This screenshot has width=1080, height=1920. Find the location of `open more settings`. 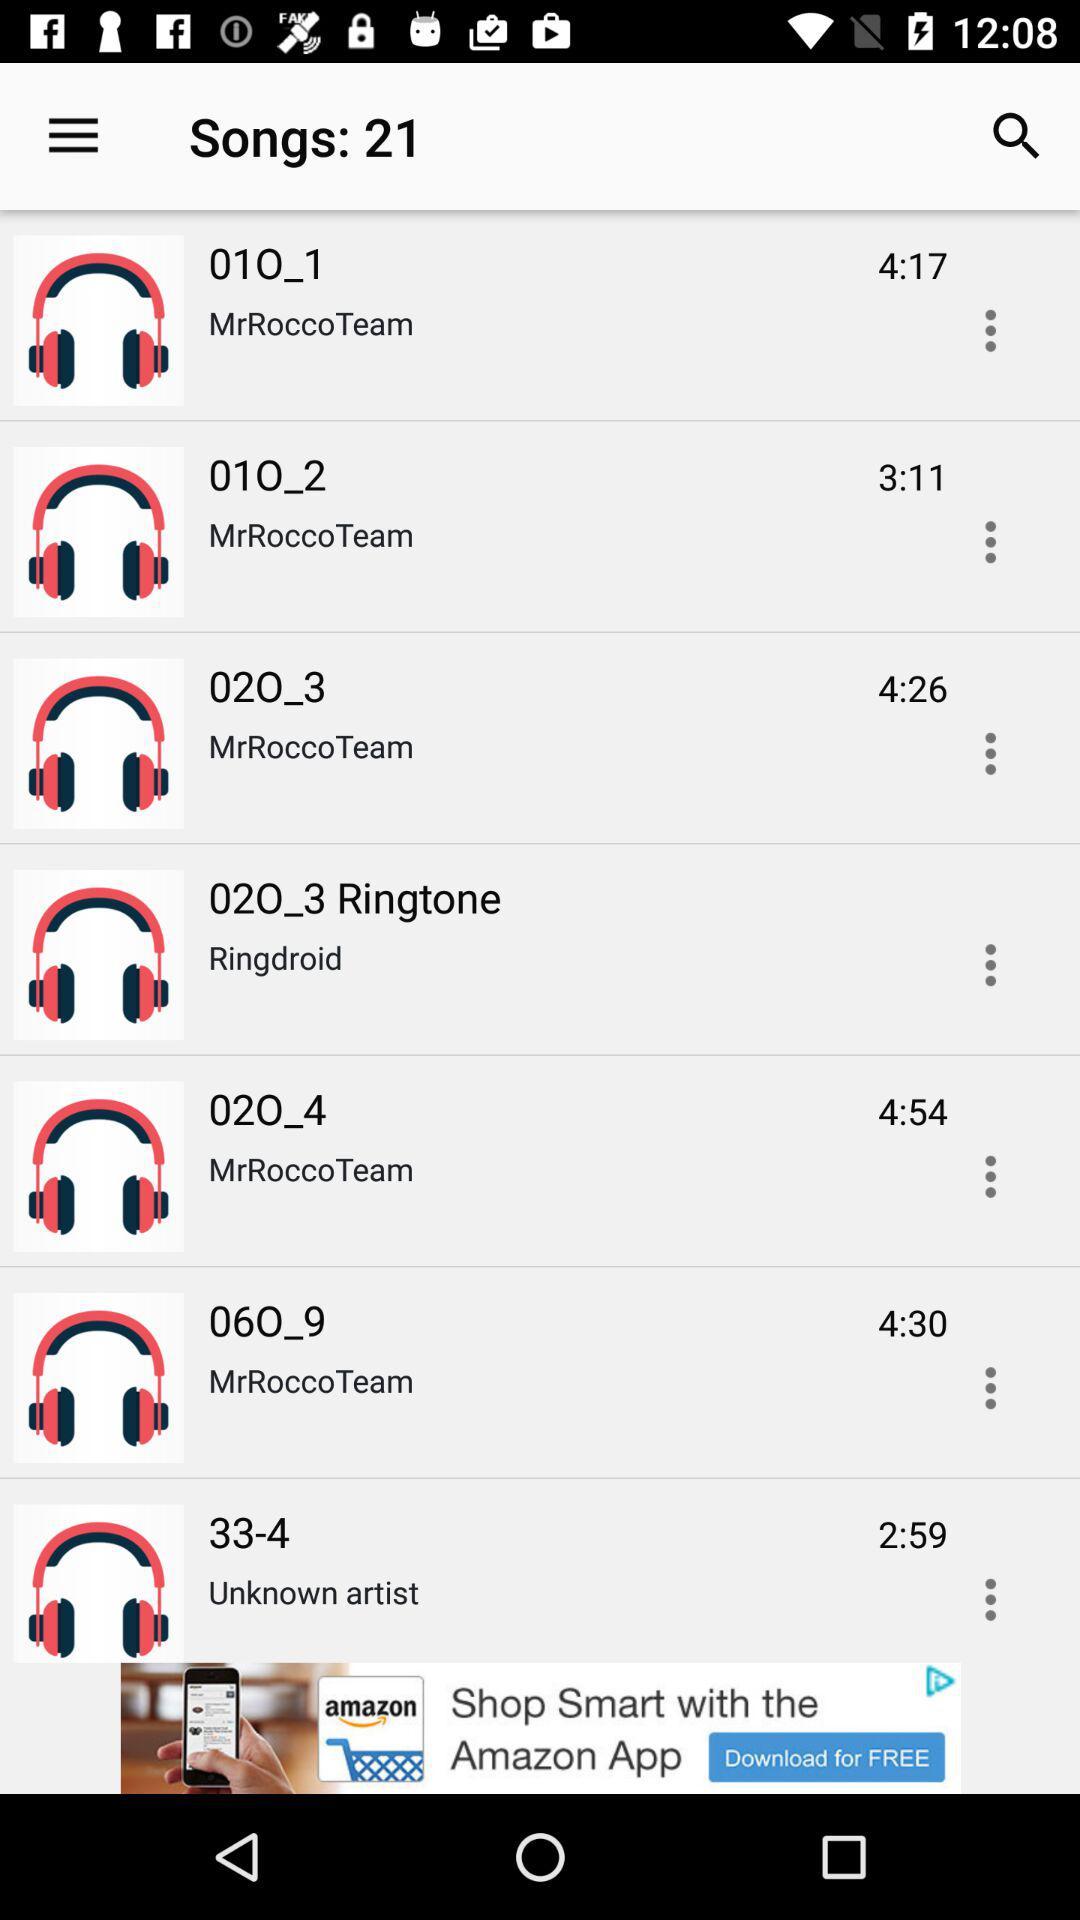

open more settings is located at coordinates (990, 752).